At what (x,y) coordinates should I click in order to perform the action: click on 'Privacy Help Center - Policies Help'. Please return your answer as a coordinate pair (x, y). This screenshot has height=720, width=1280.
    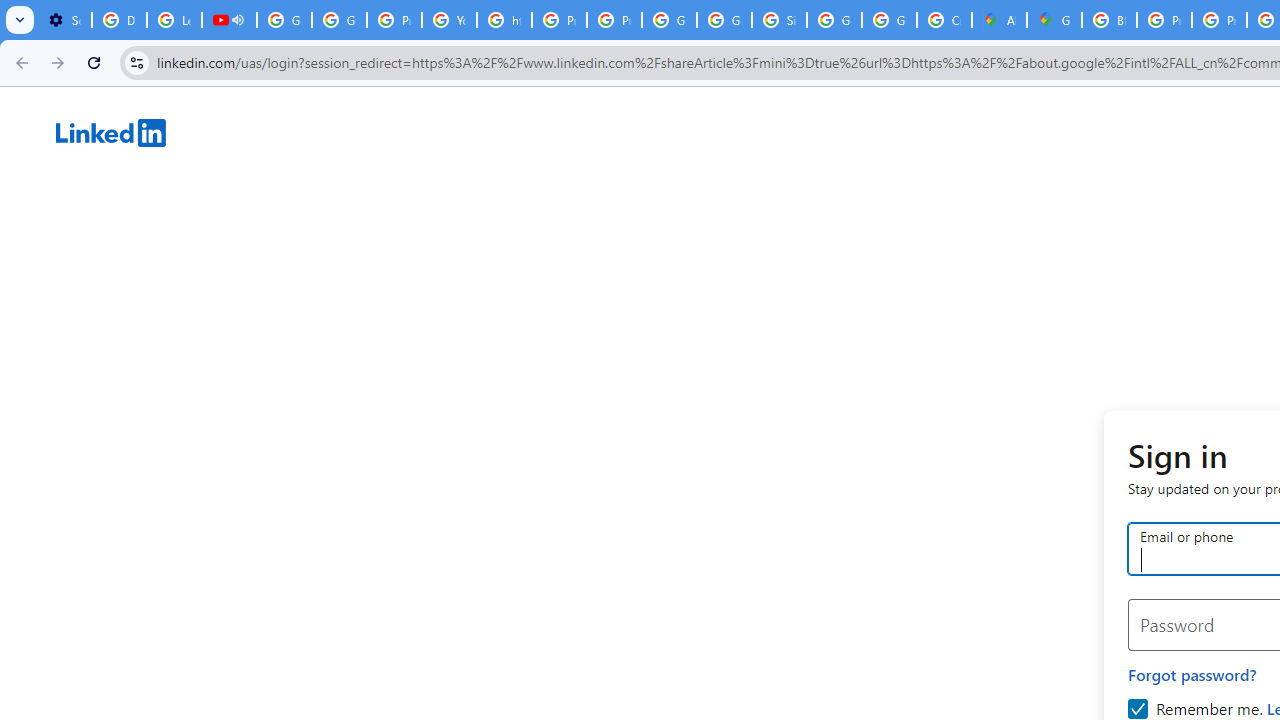
    Looking at the image, I should click on (1164, 20).